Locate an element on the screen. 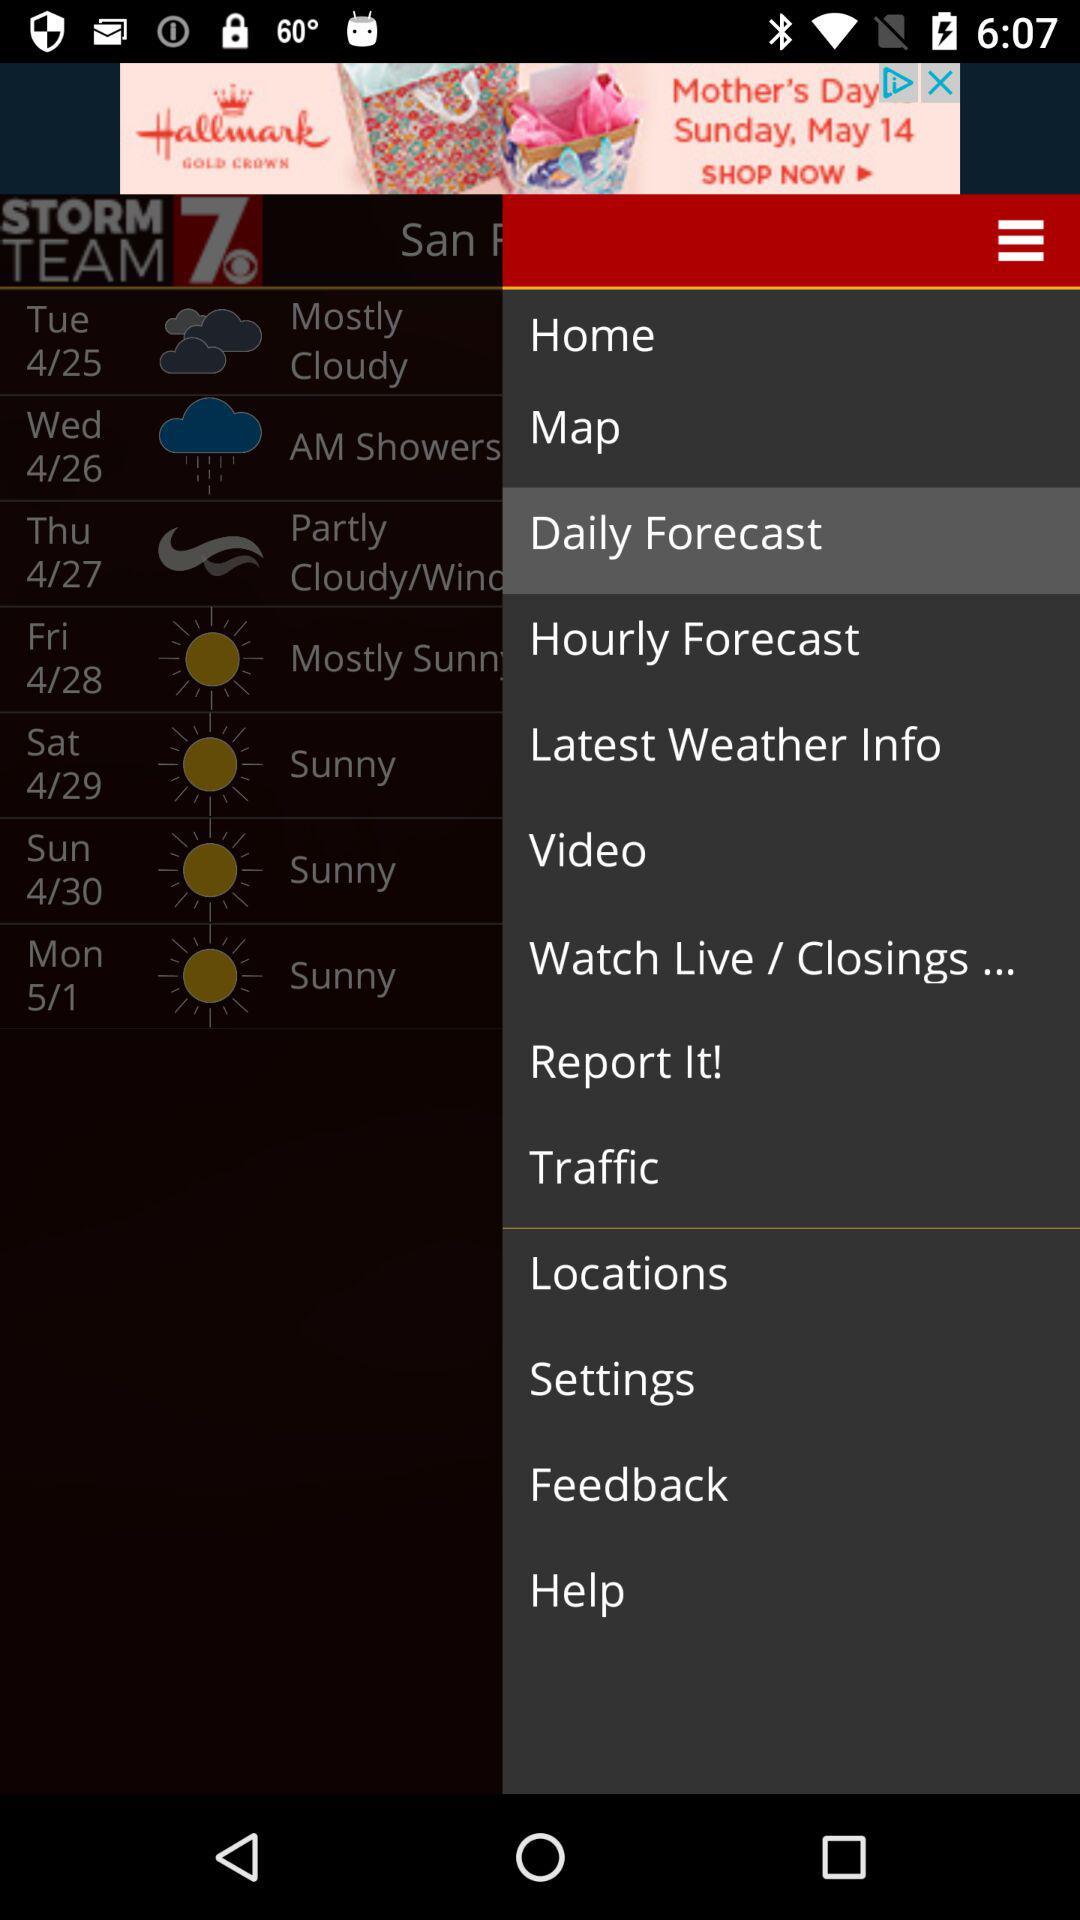 The width and height of the screenshot is (1080, 1920). the hourly forecast is located at coordinates (774, 638).